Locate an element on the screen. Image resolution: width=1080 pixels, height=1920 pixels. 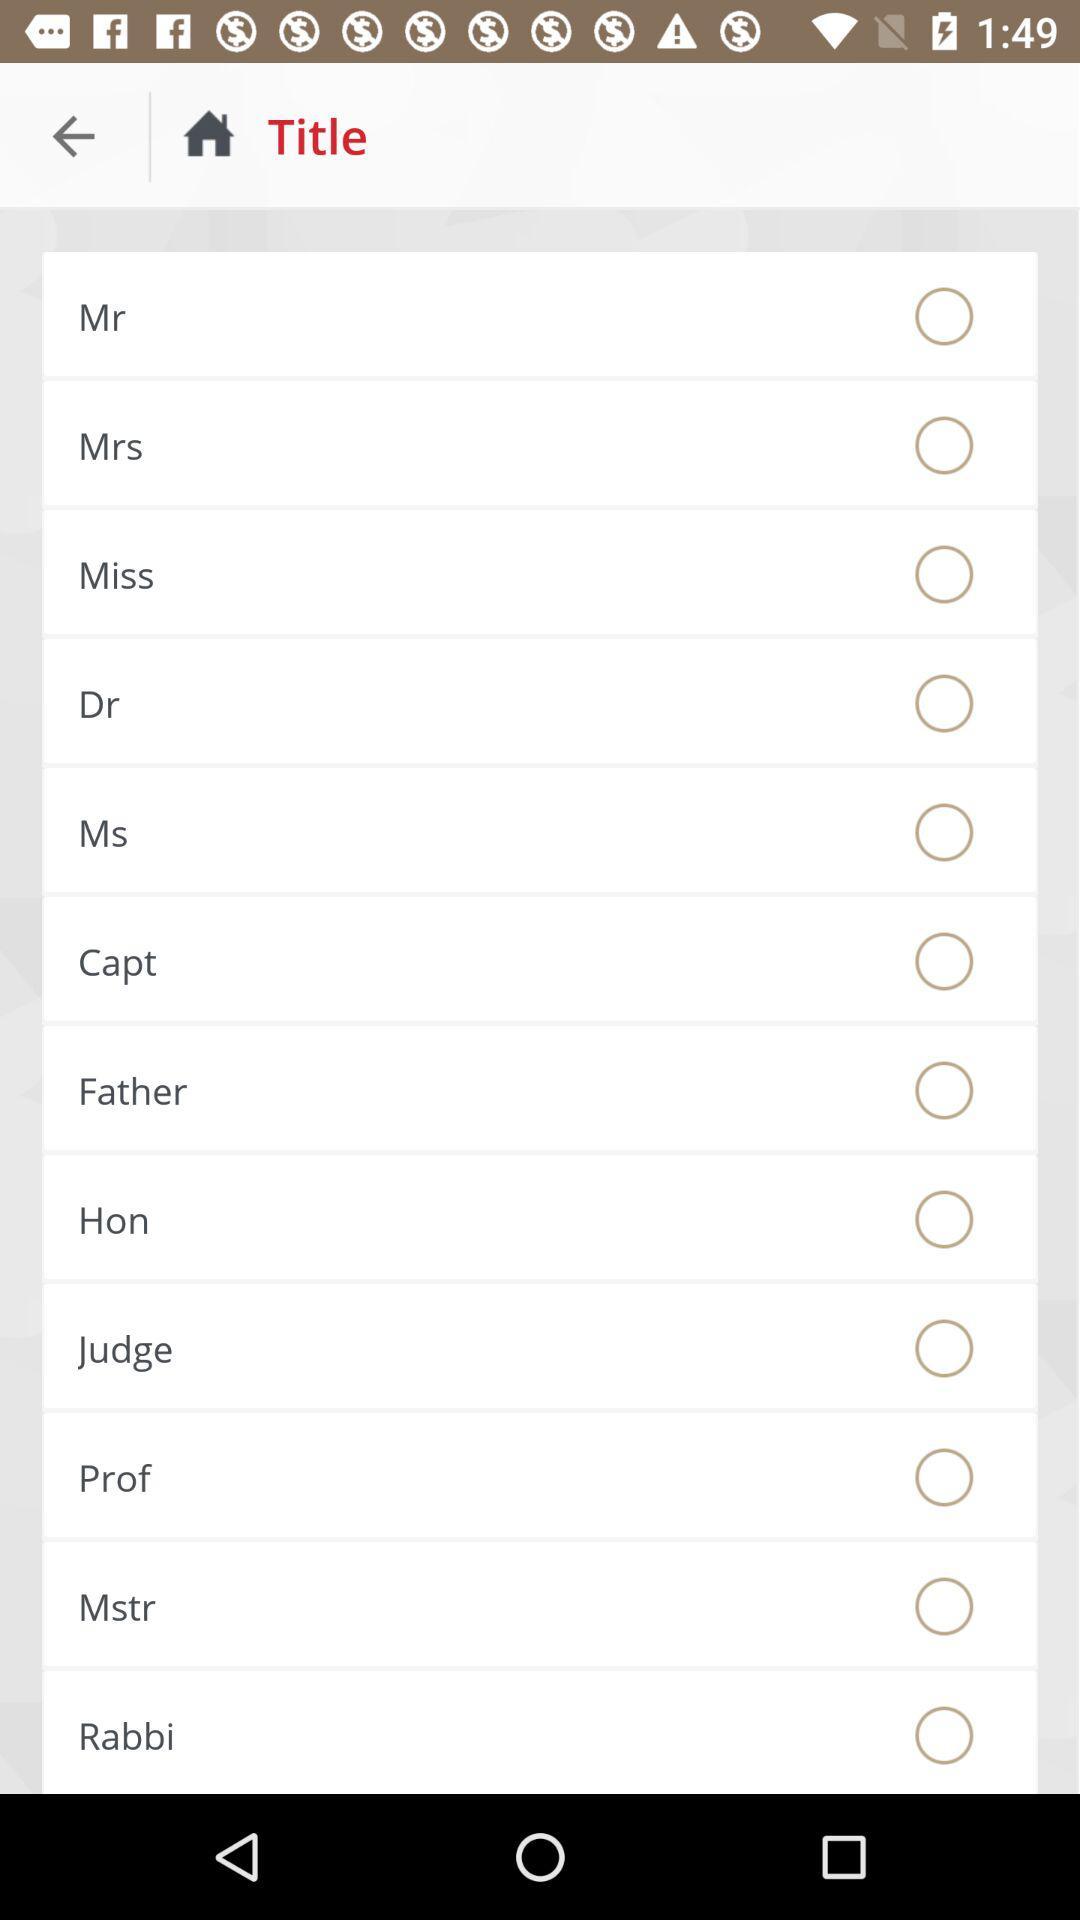
item above mr item is located at coordinates (72, 135).